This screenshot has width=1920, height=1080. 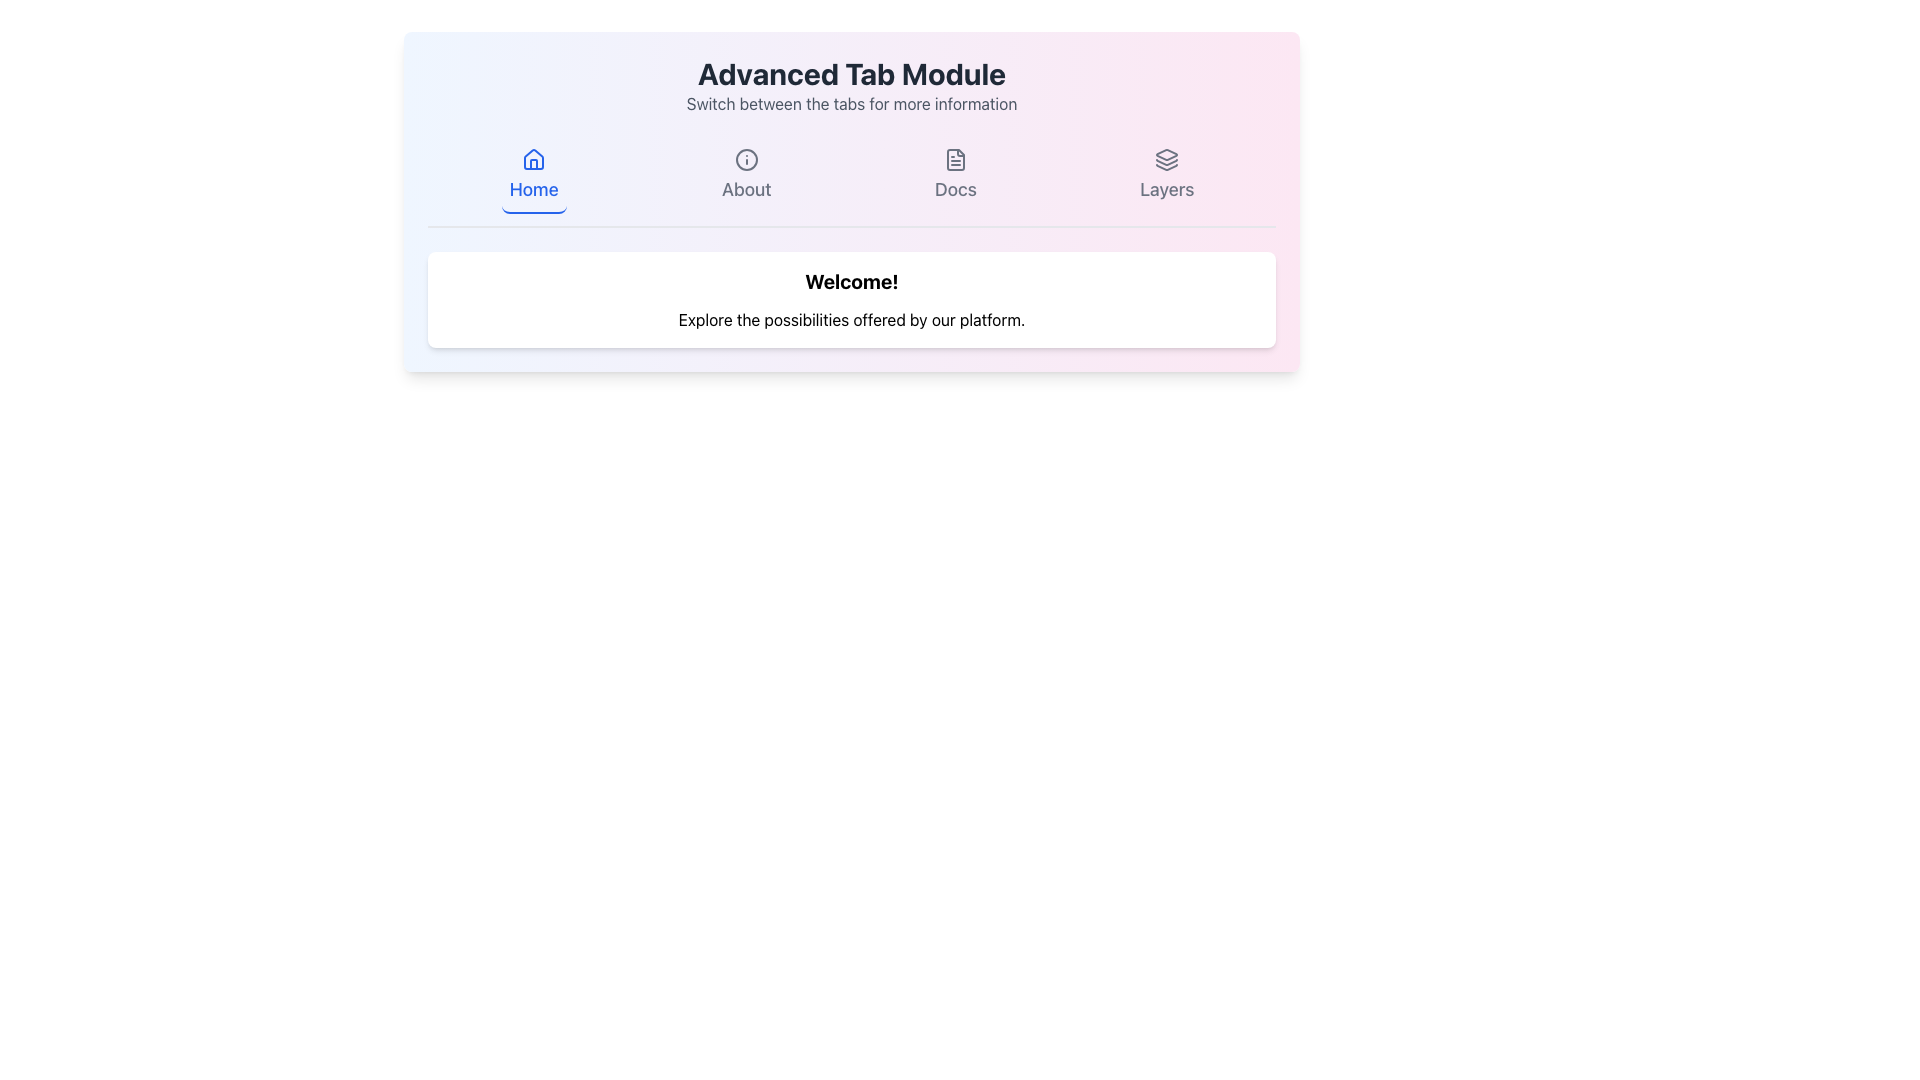 I want to click on the 'Docs' label in the navigation section, which is centrally positioned between 'About' and 'Layers' under the 'Advanced Tab Module', so click(x=954, y=189).